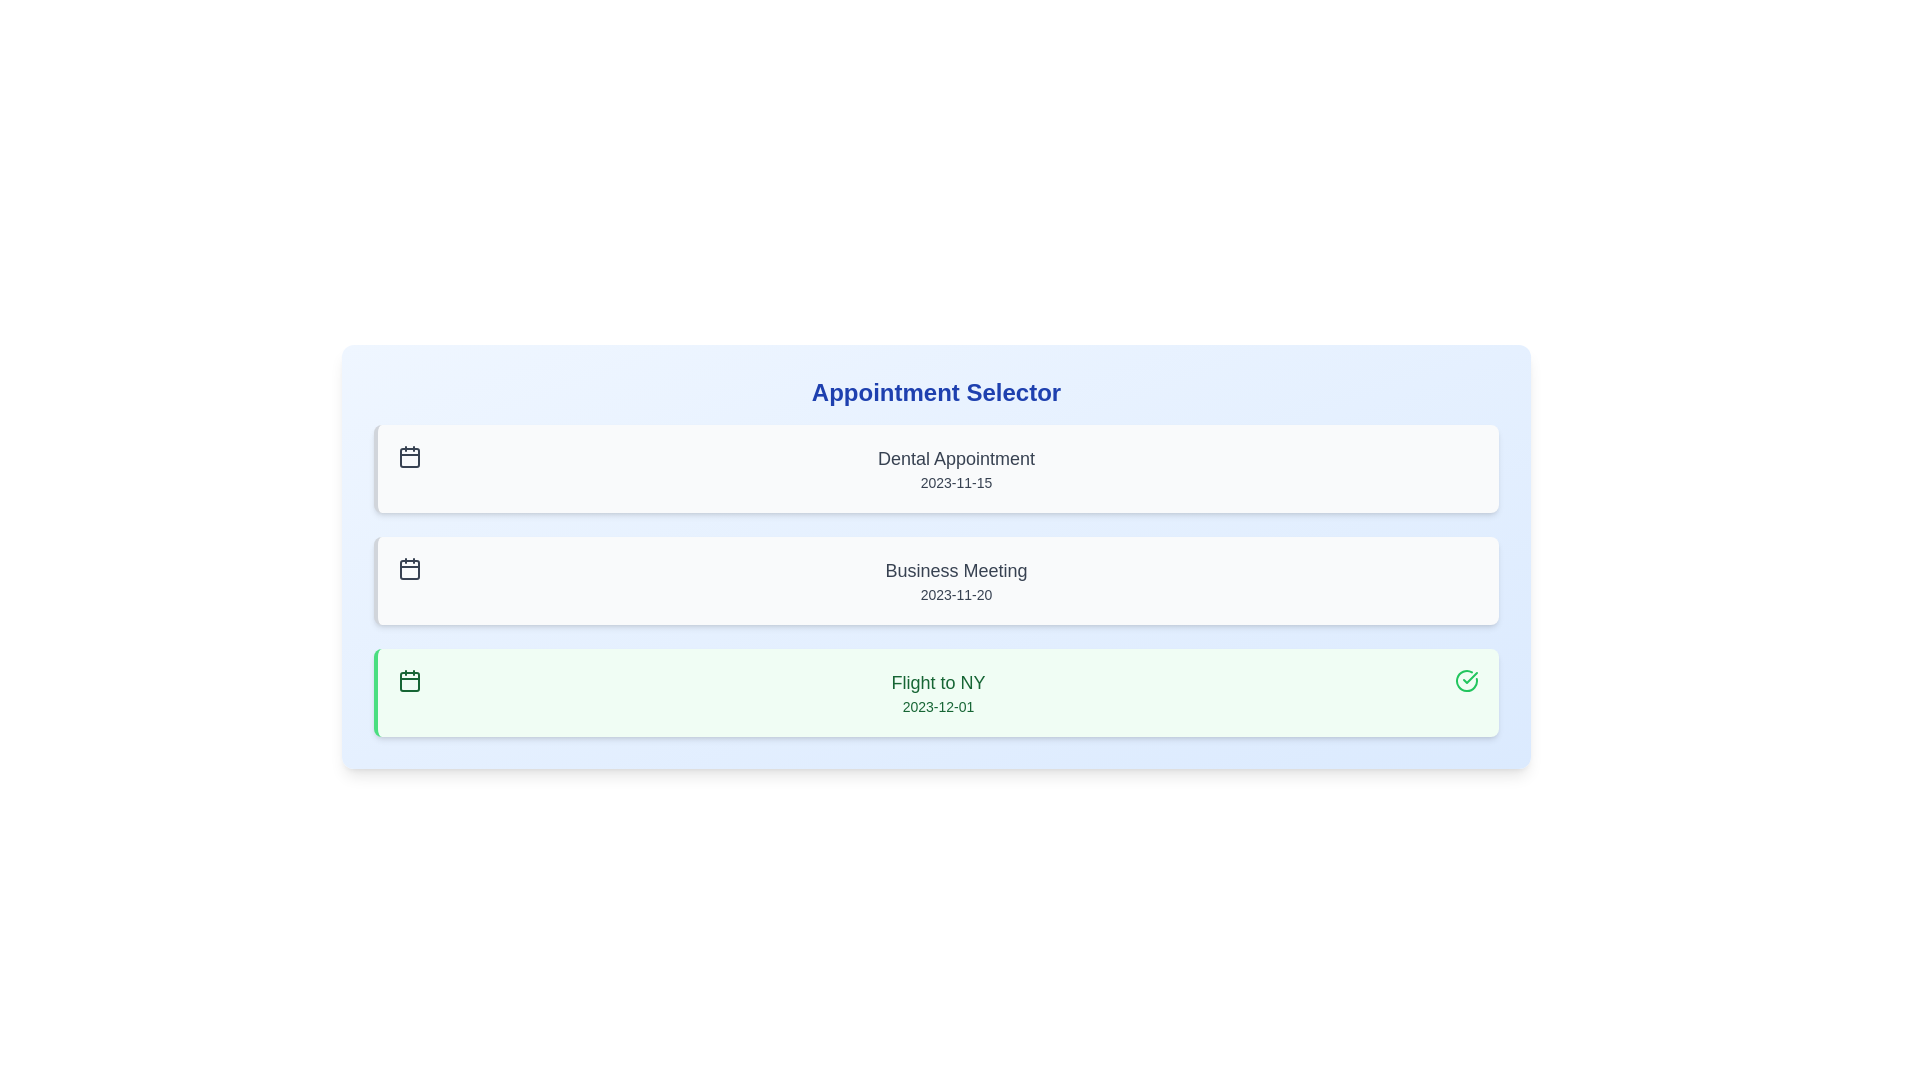 Image resolution: width=1920 pixels, height=1080 pixels. Describe the element at coordinates (935, 469) in the screenshot. I see `the appointment labeled 'Dental Appointment' to observe its hover effect` at that location.